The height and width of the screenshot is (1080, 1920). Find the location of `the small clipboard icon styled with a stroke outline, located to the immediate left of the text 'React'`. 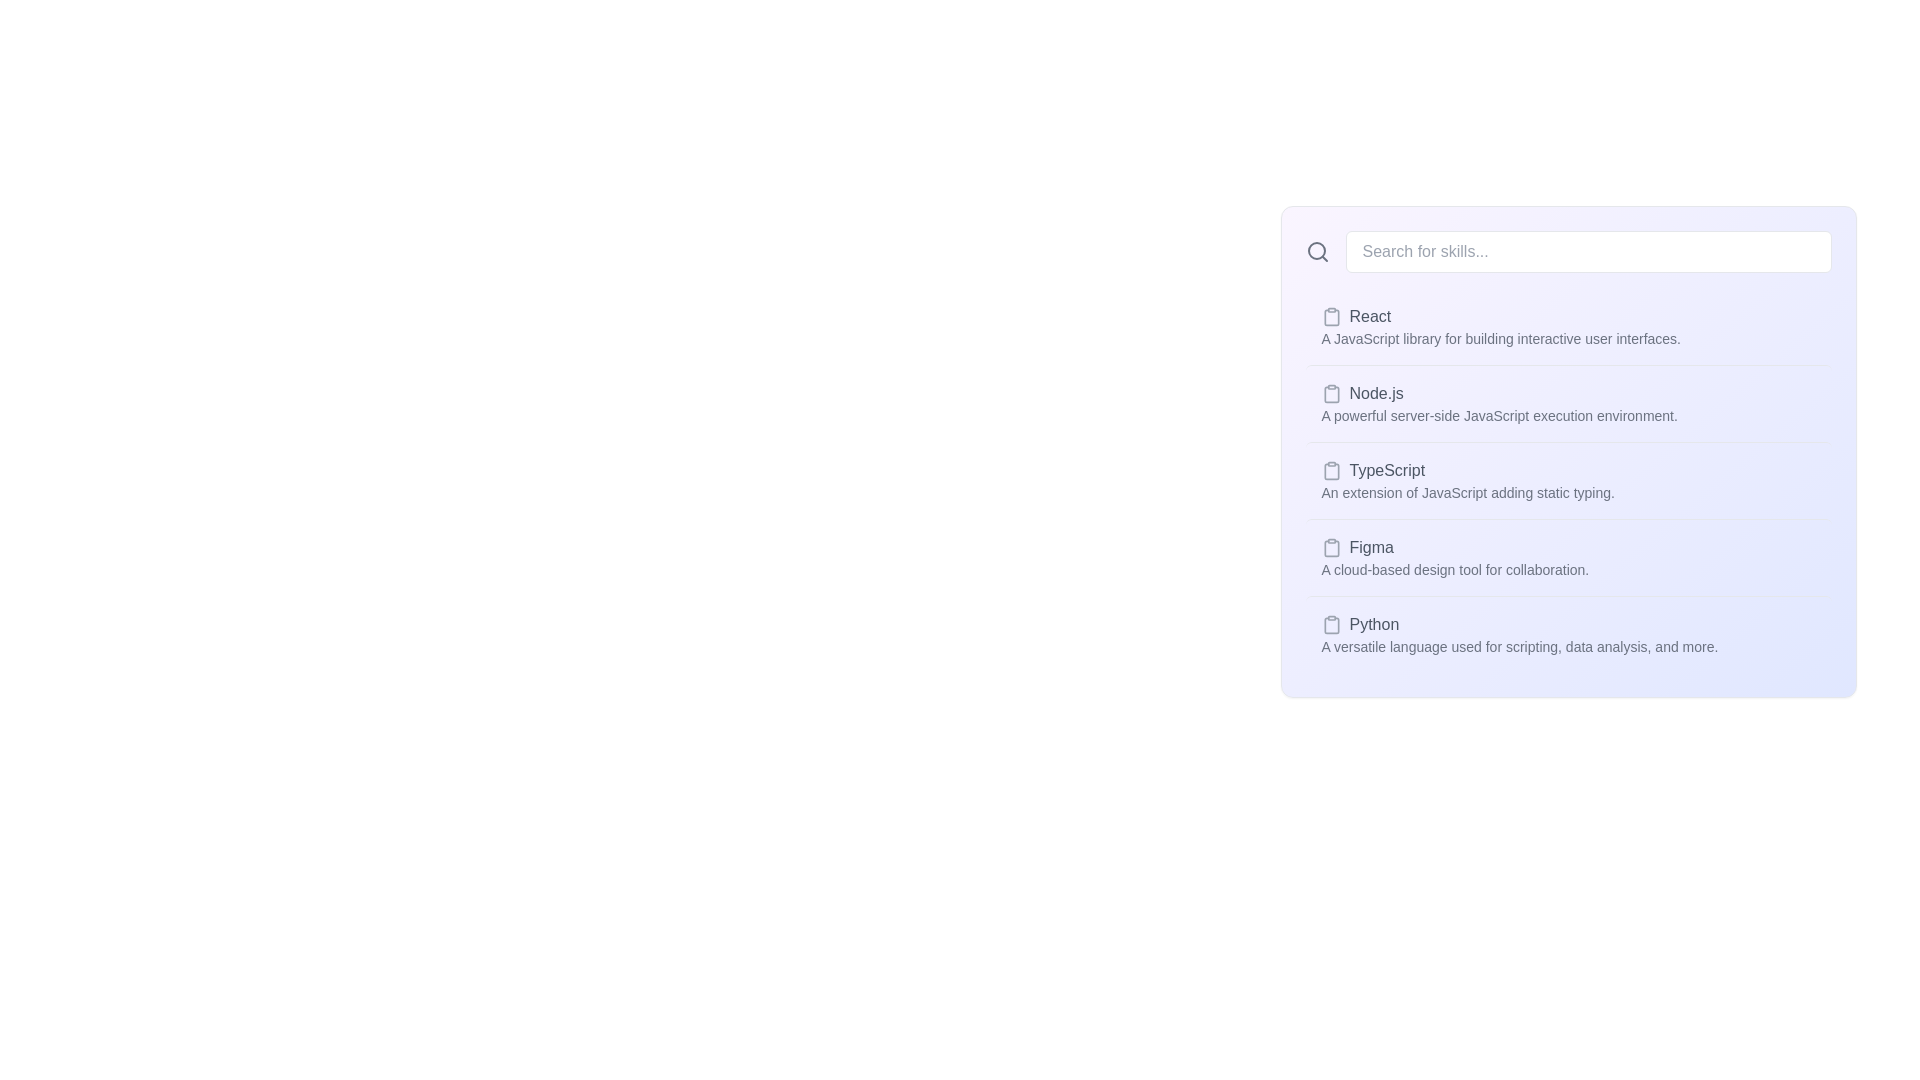

the small clipboard icon styled with a stroke outline, located to the immediate left of the text 'React' is located at coordinates (1331, 315).